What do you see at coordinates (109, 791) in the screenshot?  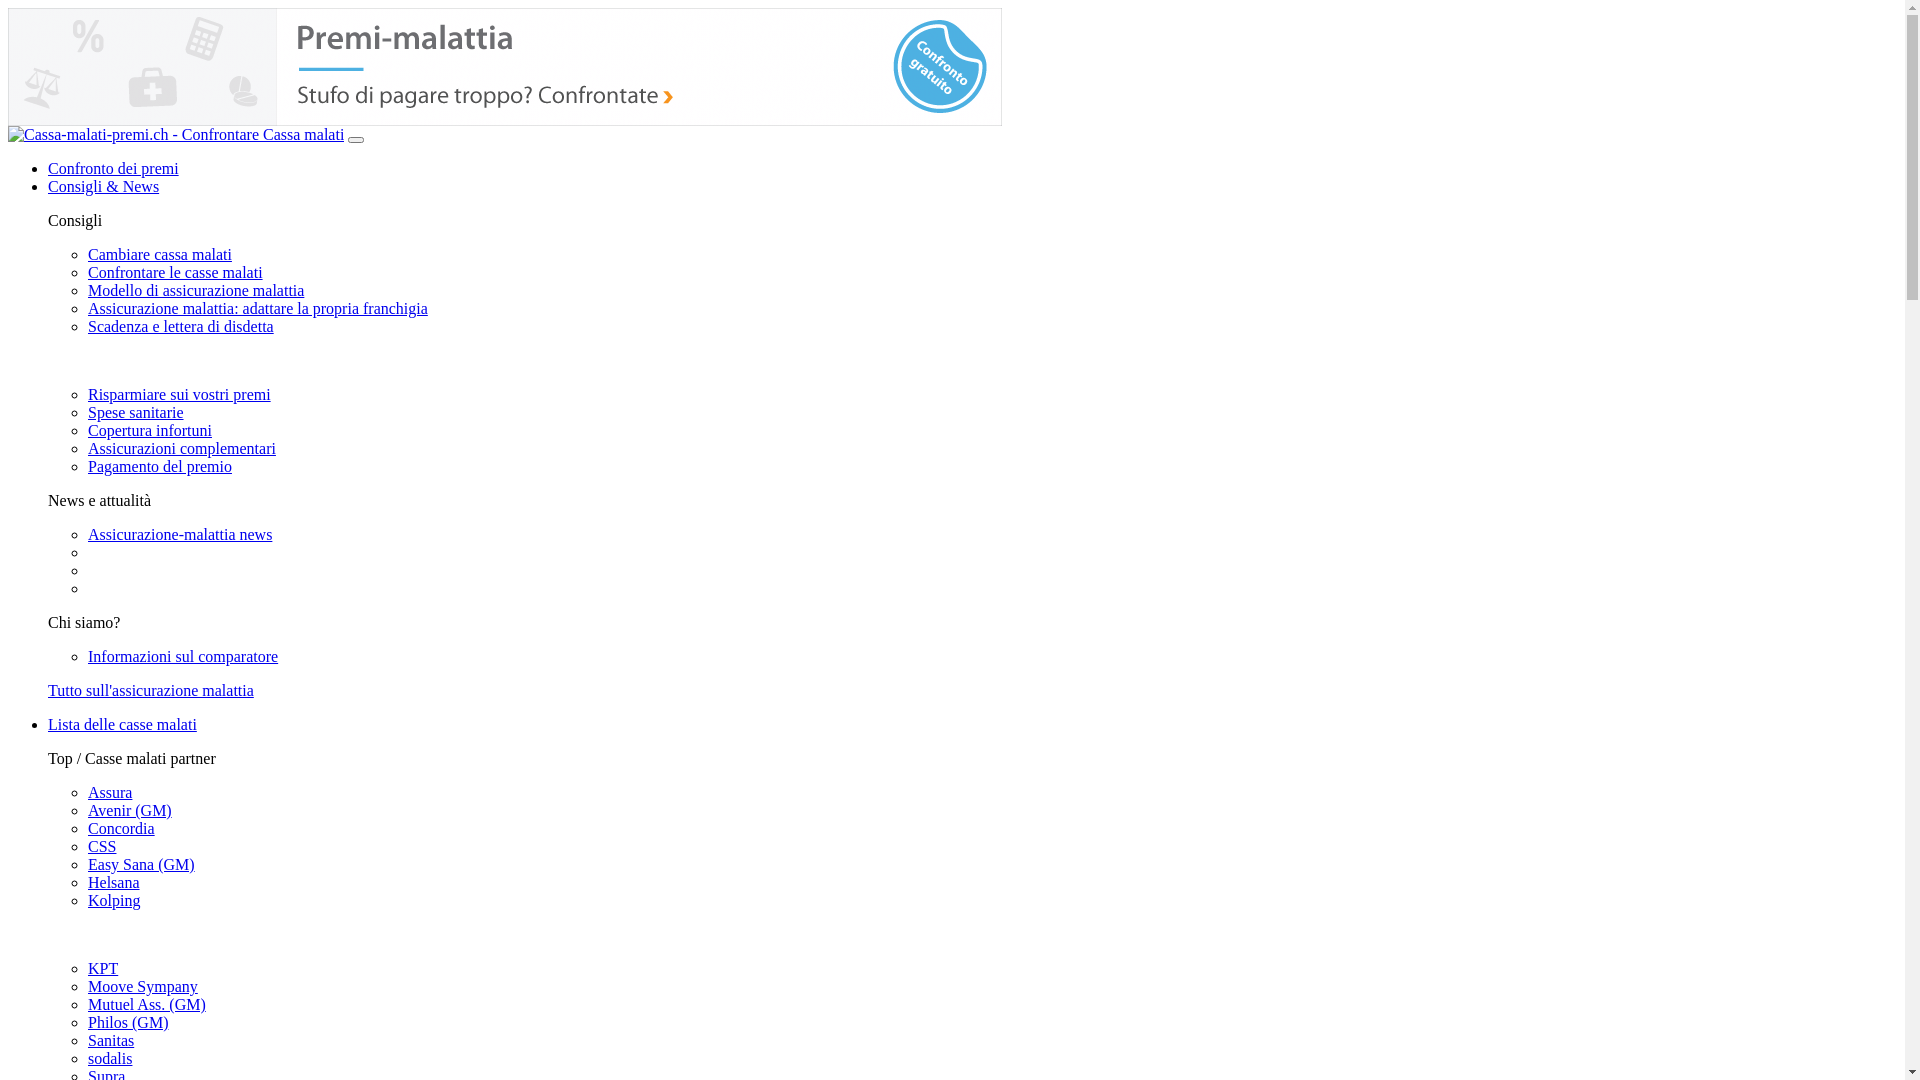 I see `'Assura'` at bounding box center [109, 791].